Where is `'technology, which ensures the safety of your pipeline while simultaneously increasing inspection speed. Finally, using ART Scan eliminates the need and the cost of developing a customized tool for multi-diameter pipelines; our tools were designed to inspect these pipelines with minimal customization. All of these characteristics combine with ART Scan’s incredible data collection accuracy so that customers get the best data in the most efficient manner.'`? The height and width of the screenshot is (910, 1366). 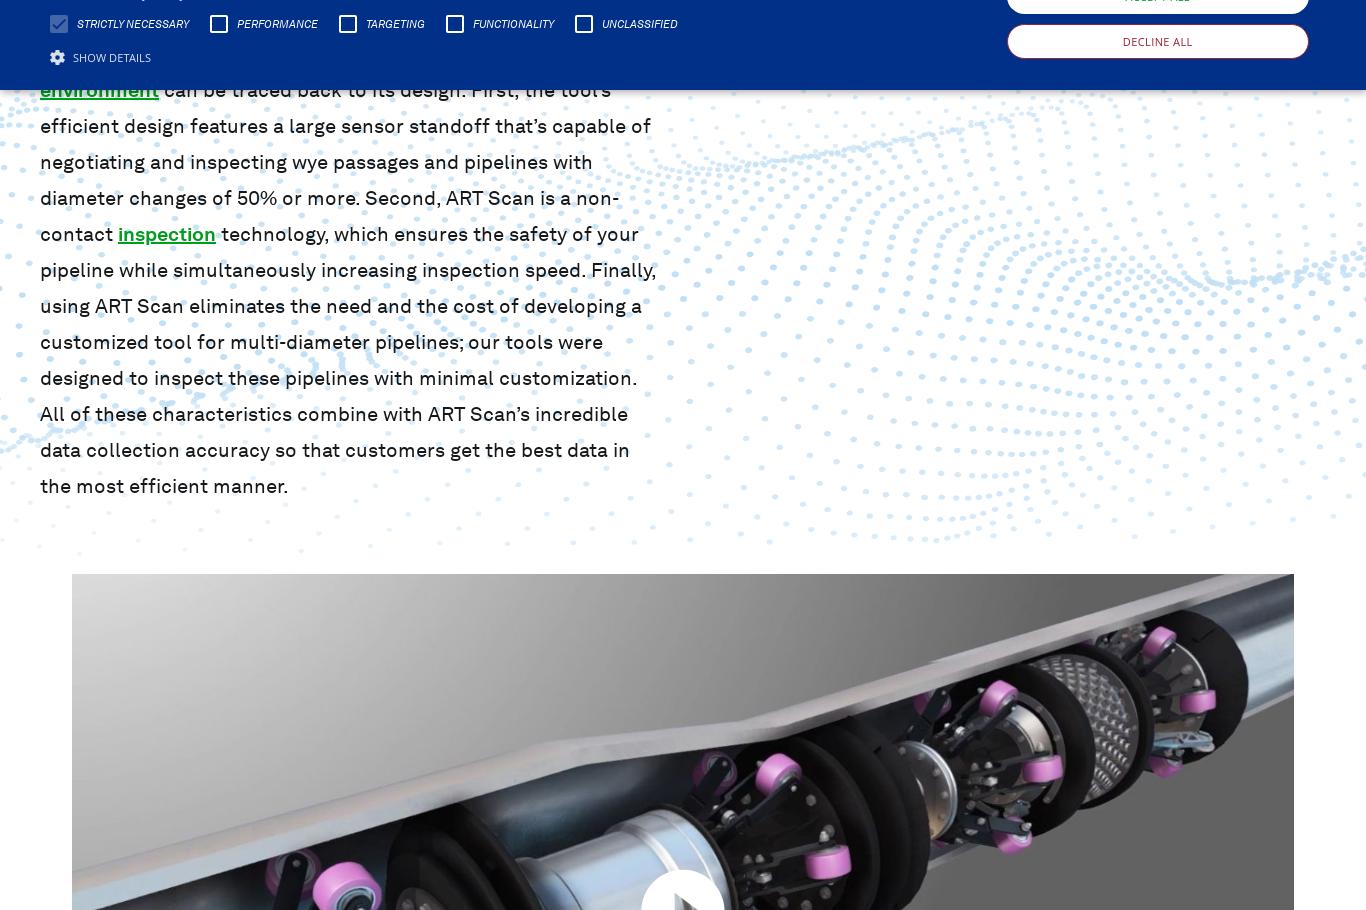
'technology, which ensures the safety of your pipeline while simultaneously increasing inspection speed. Finally, using ART Scan eliminates the need and the cost of developing a customized tool for multi-diameter pipelines; our tools were designed to inspect these pipelines with minimal customization. All of these characteristics combine with ART Scan’s incredible data collection accuracy so that customers get the best data in the most efficient manner.' is located at coordinates (347, 359).